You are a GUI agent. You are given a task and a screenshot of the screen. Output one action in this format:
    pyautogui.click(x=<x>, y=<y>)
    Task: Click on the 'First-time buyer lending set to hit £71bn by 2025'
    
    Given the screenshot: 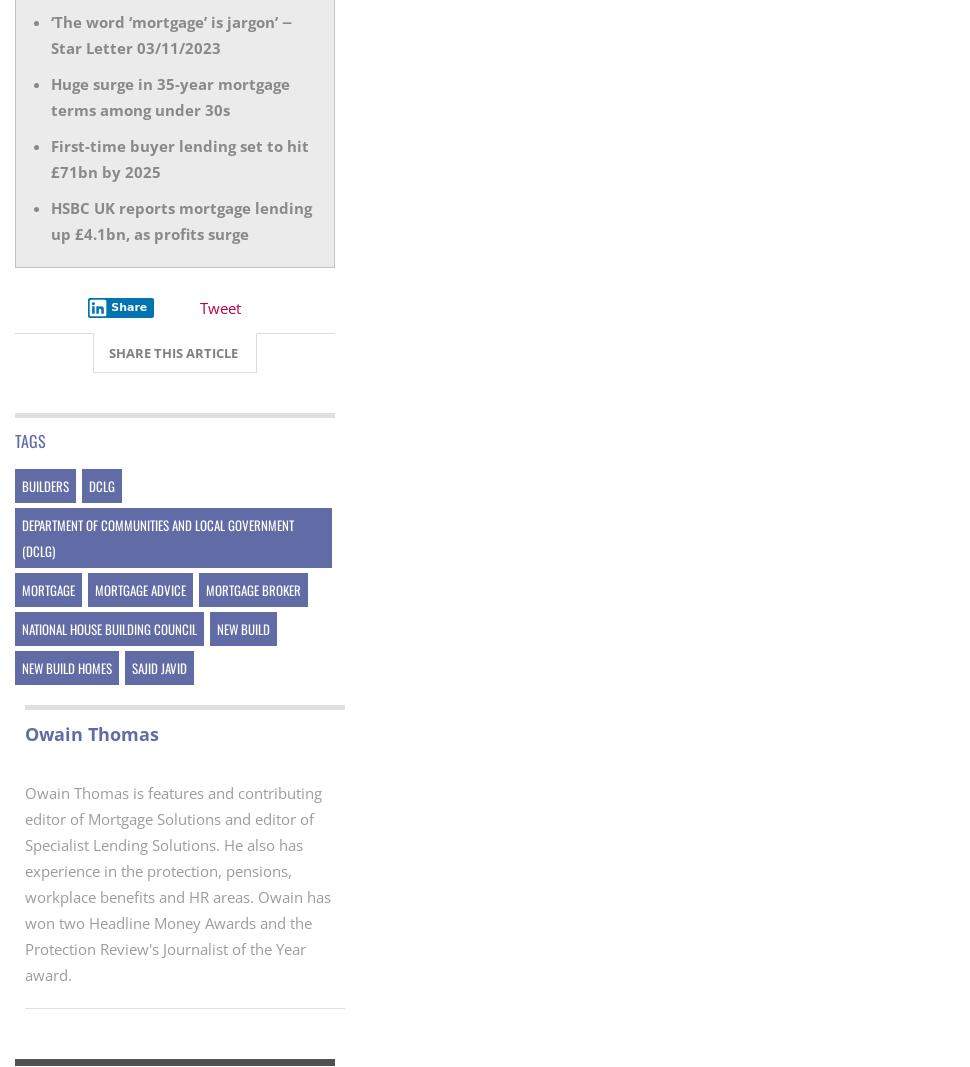 What is the action you would take?
    pyautogui.click(x=179, y=157)
    